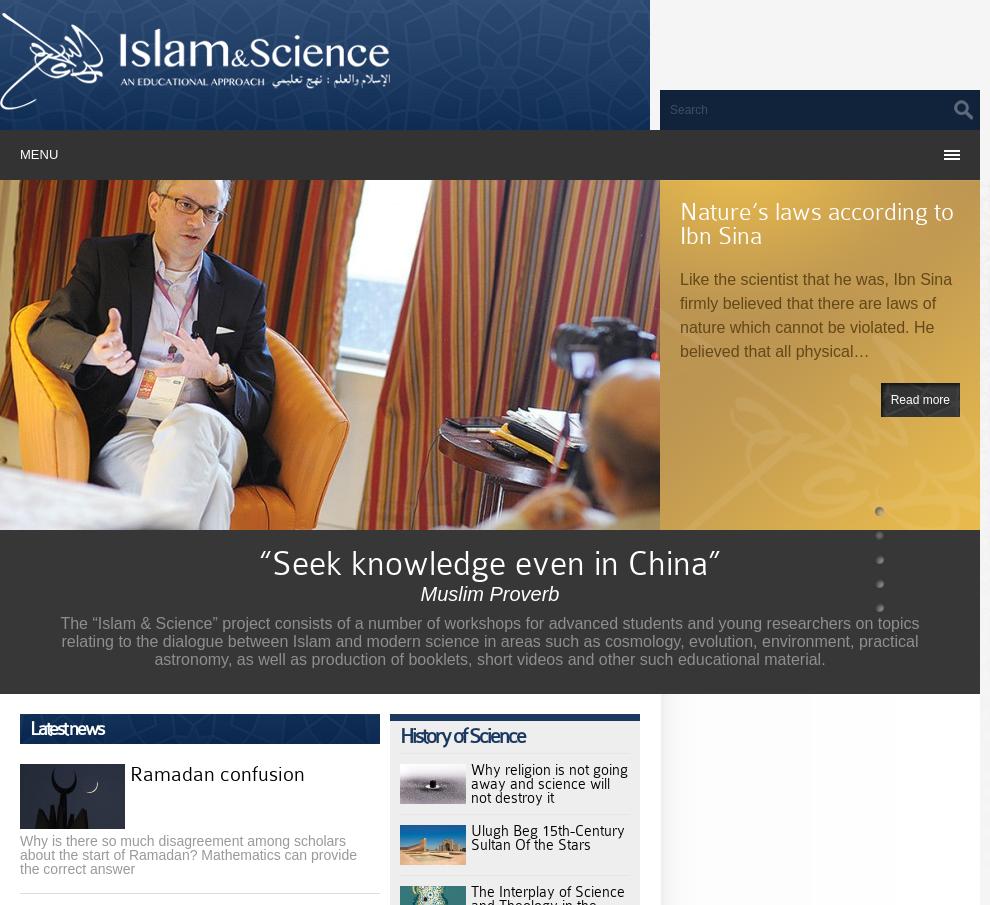 The image size is (990, 905). What do you see at coordinates (816, 222) in the screenshot?
I see `'Nature’s laws according to Ibn Sina'` at bounding box center [816, 222].